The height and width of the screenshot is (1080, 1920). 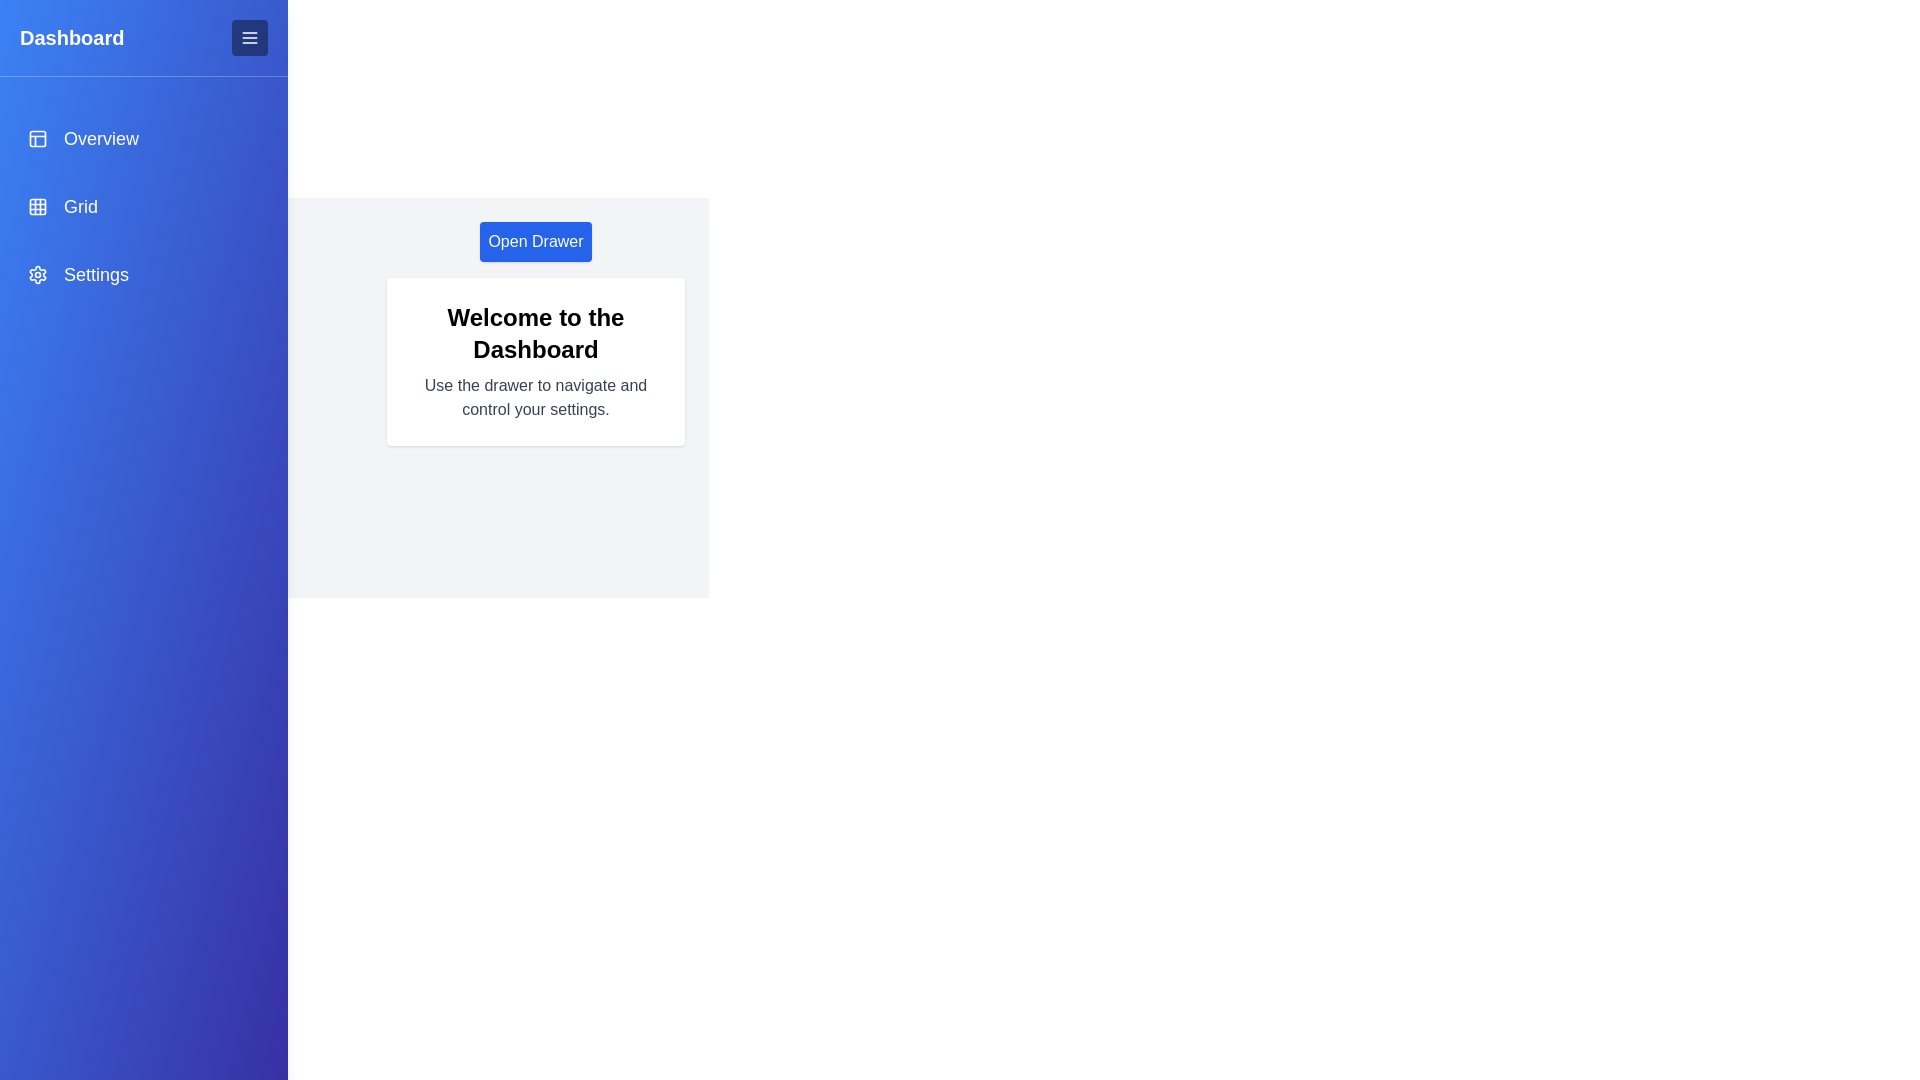 I want to click on drawer close button to close the drawer, so click(x=248, y=38).